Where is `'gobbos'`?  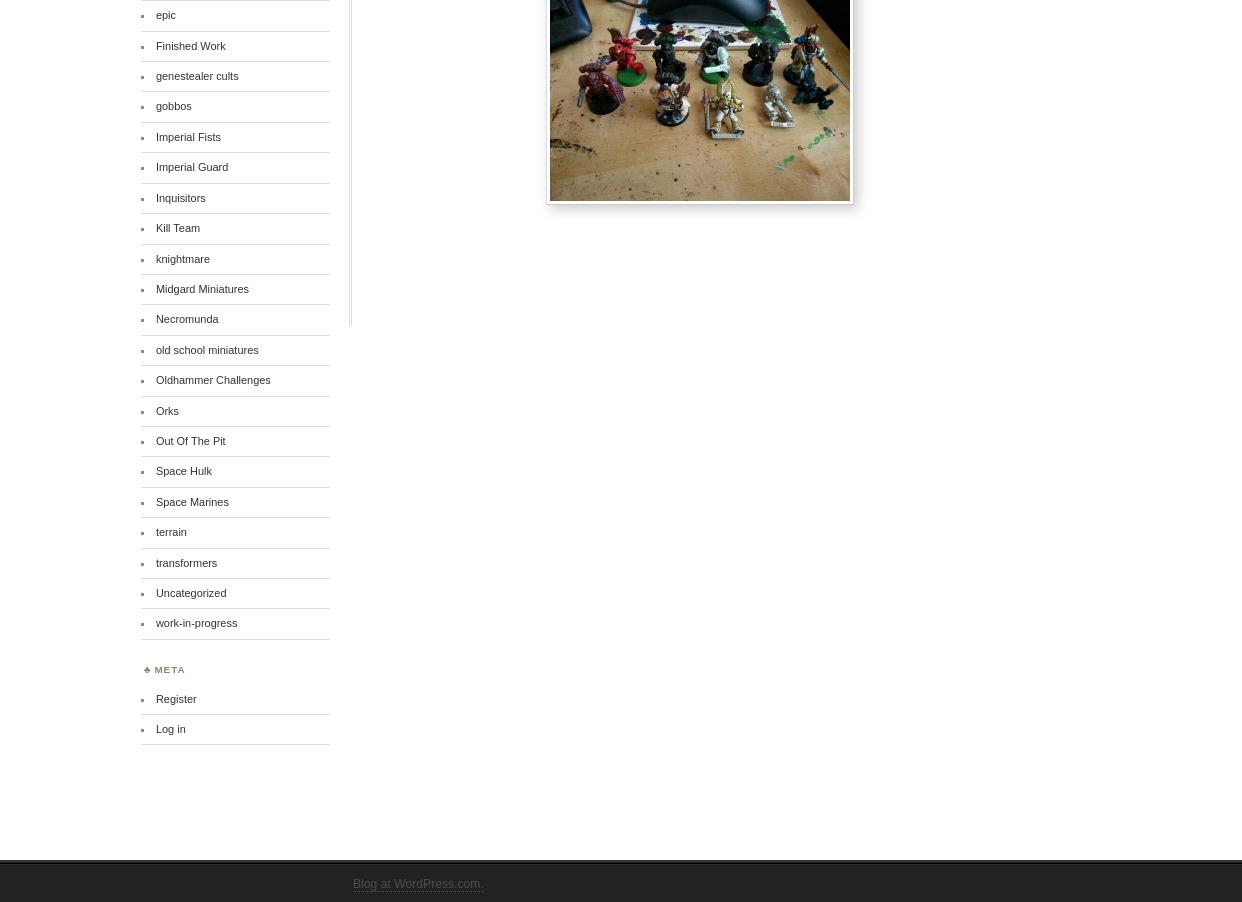
'gobbos' is located at coordinates (172, 105).